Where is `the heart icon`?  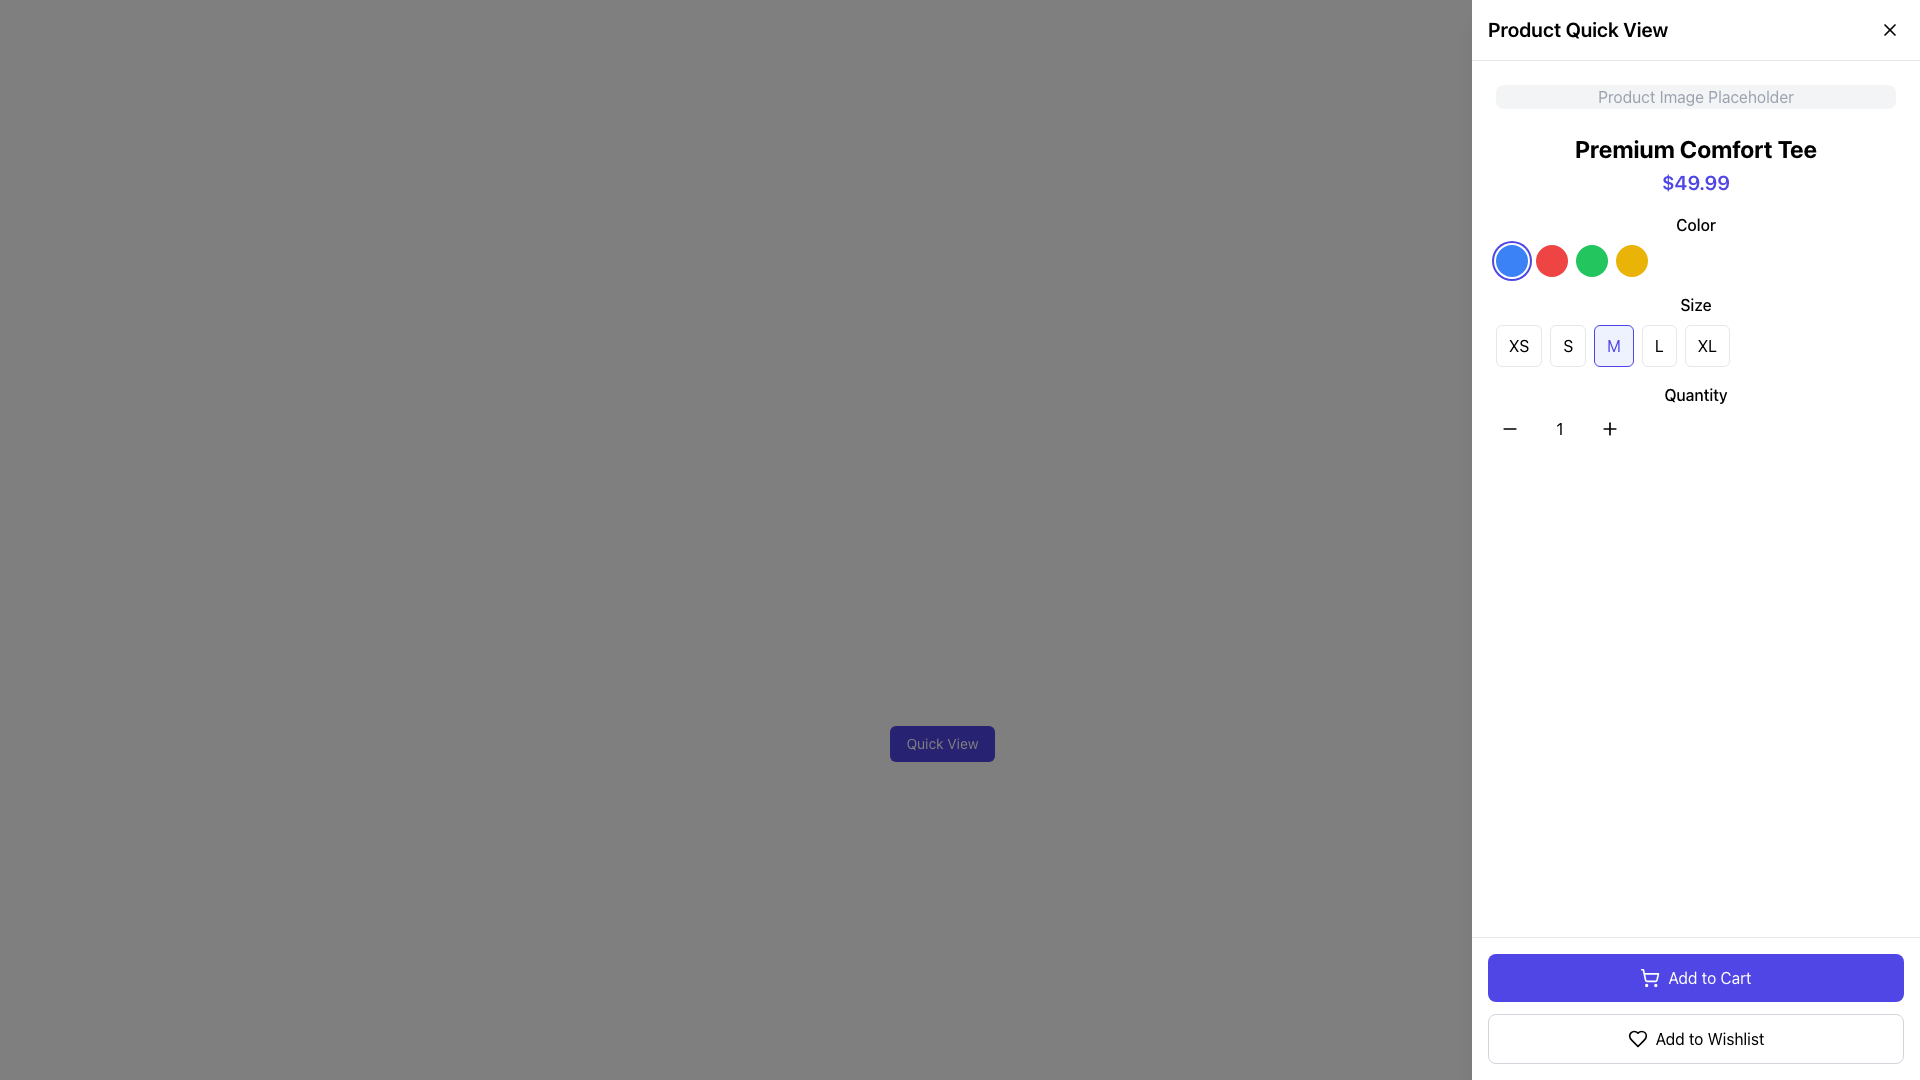
the heart icon is located at coordinates (1637, 1037).